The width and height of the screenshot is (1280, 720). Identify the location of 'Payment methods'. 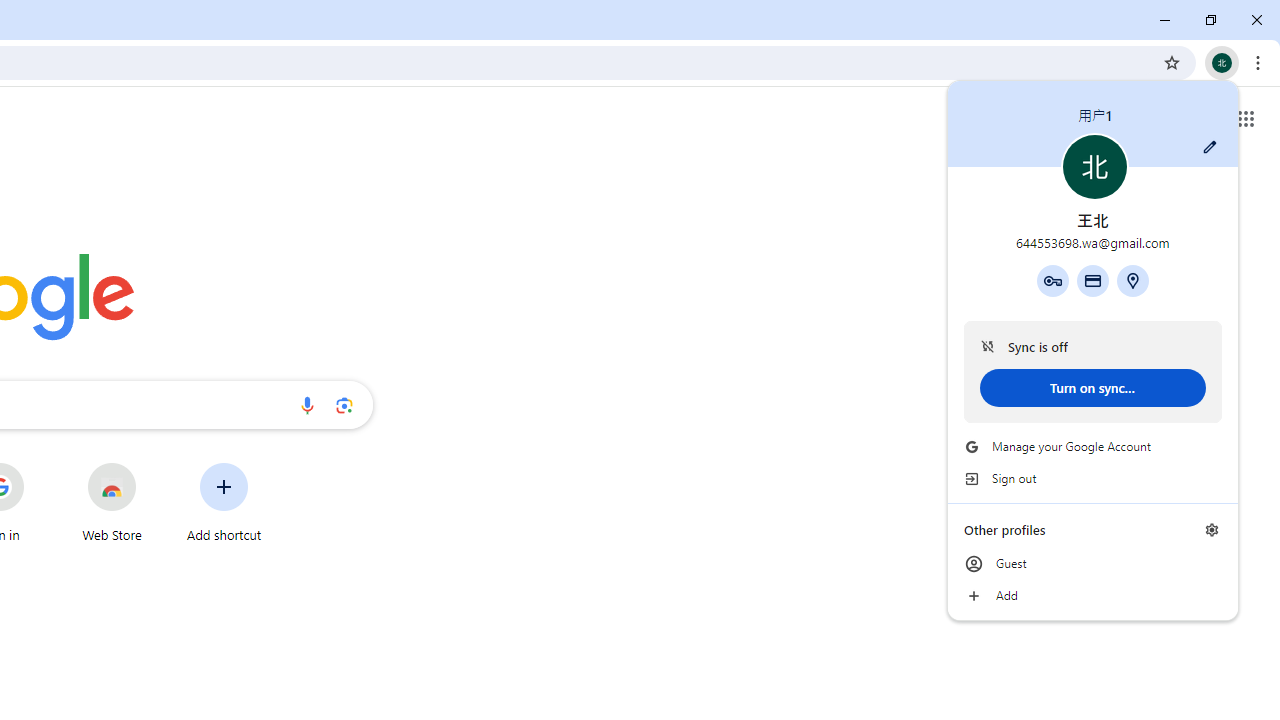
(1091, 280).